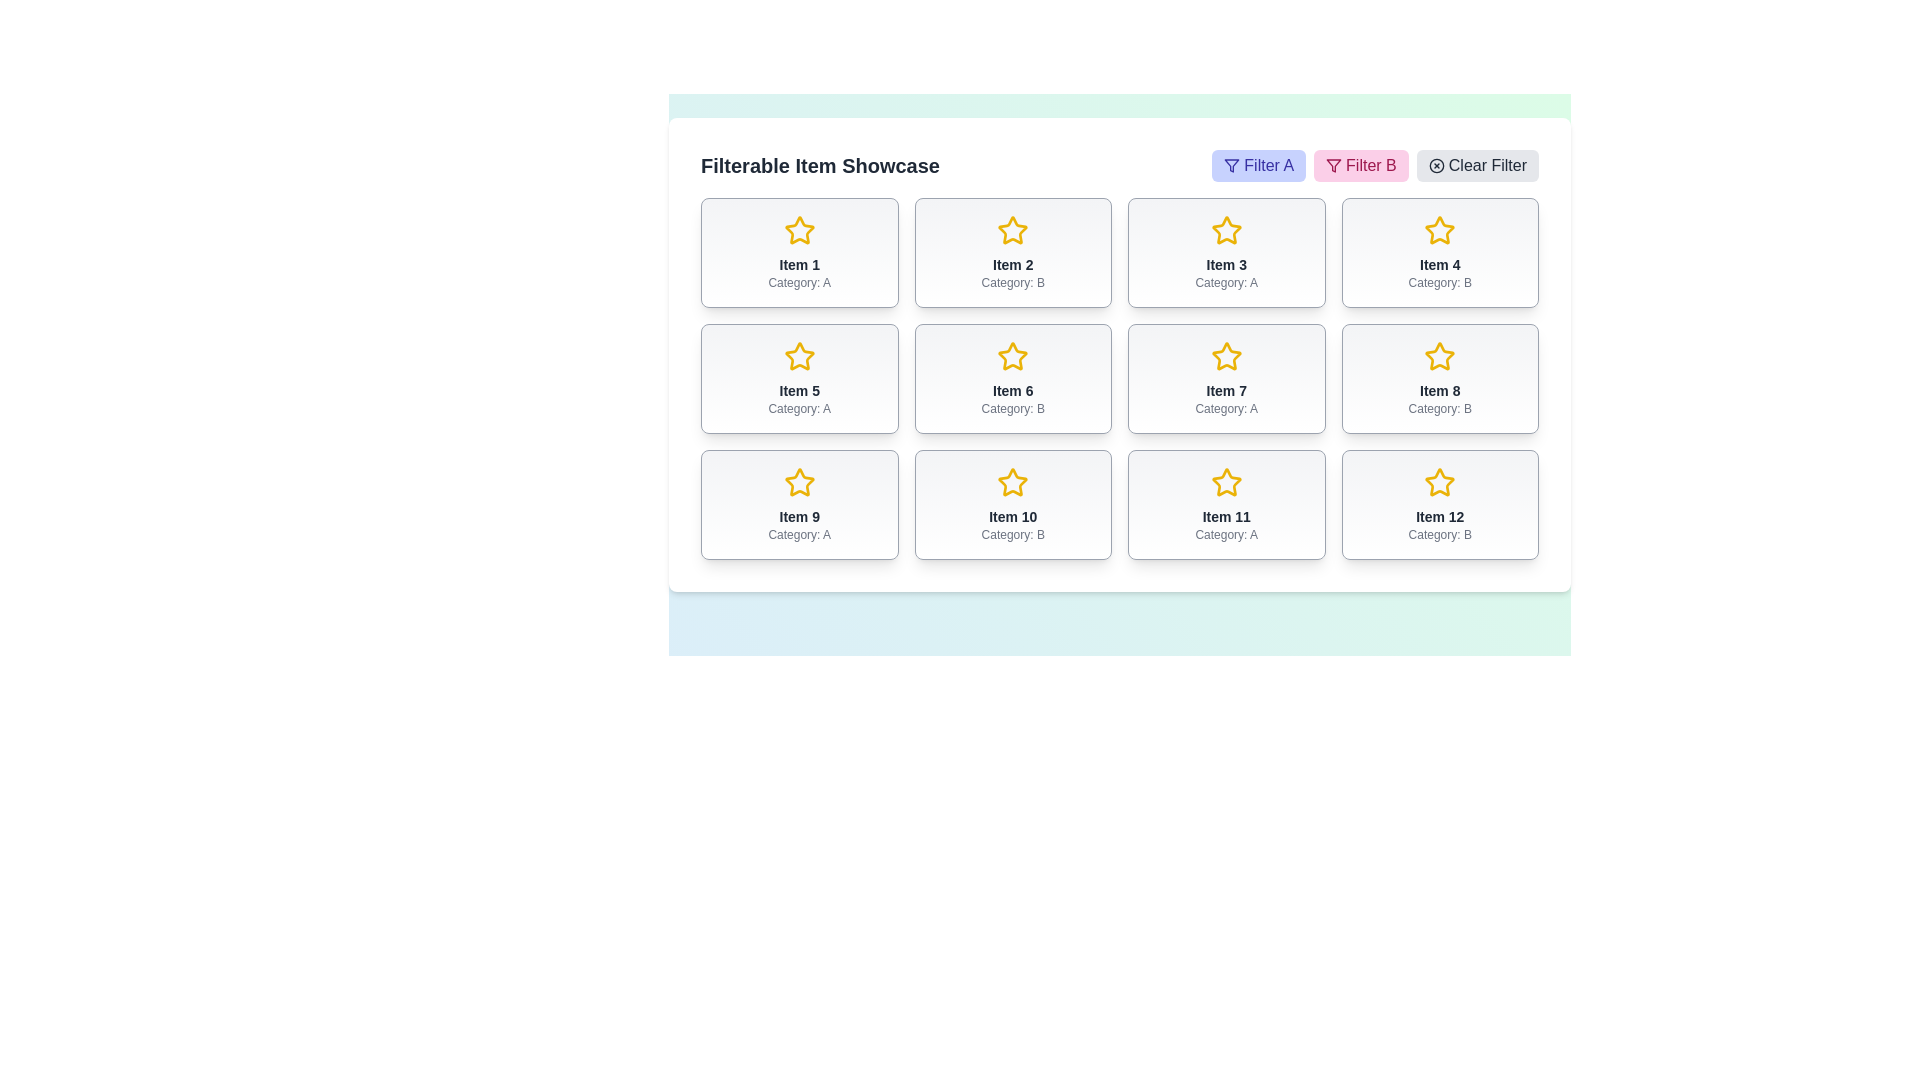 Image resolution: width=1920 pixels, height=1080 pixels. Describe the element at coordinates (820, 164) in the screenshot. I see `the header text labeled 'Filterable Item Showcase', which is styled with a large and bold dark gray font` at that location.